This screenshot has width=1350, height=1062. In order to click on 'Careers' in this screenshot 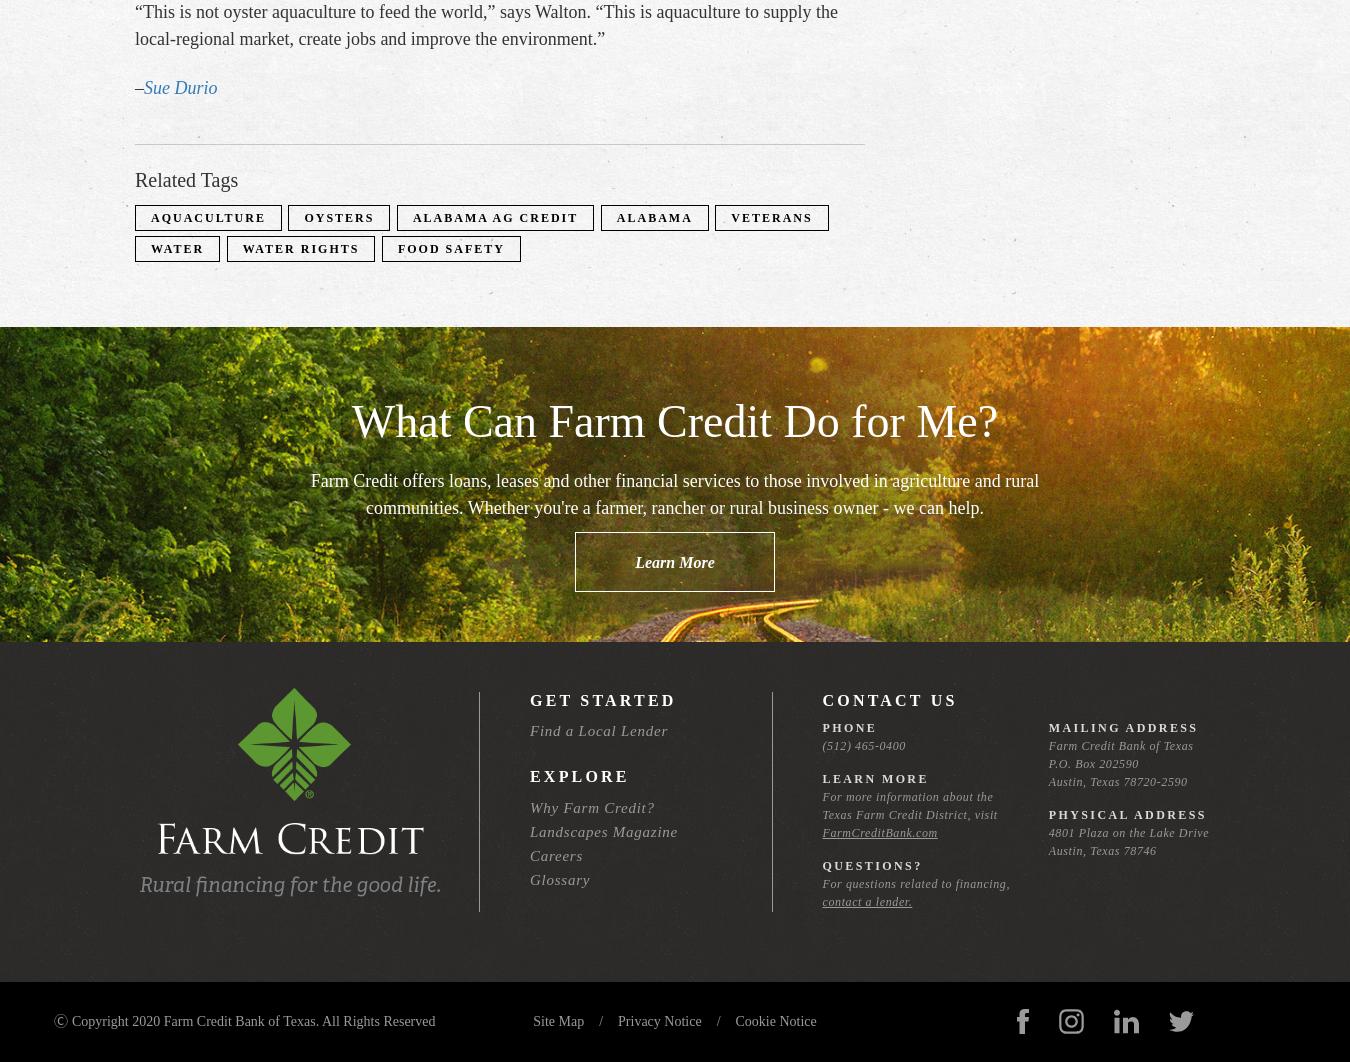, I will do `click(555, 854)`.